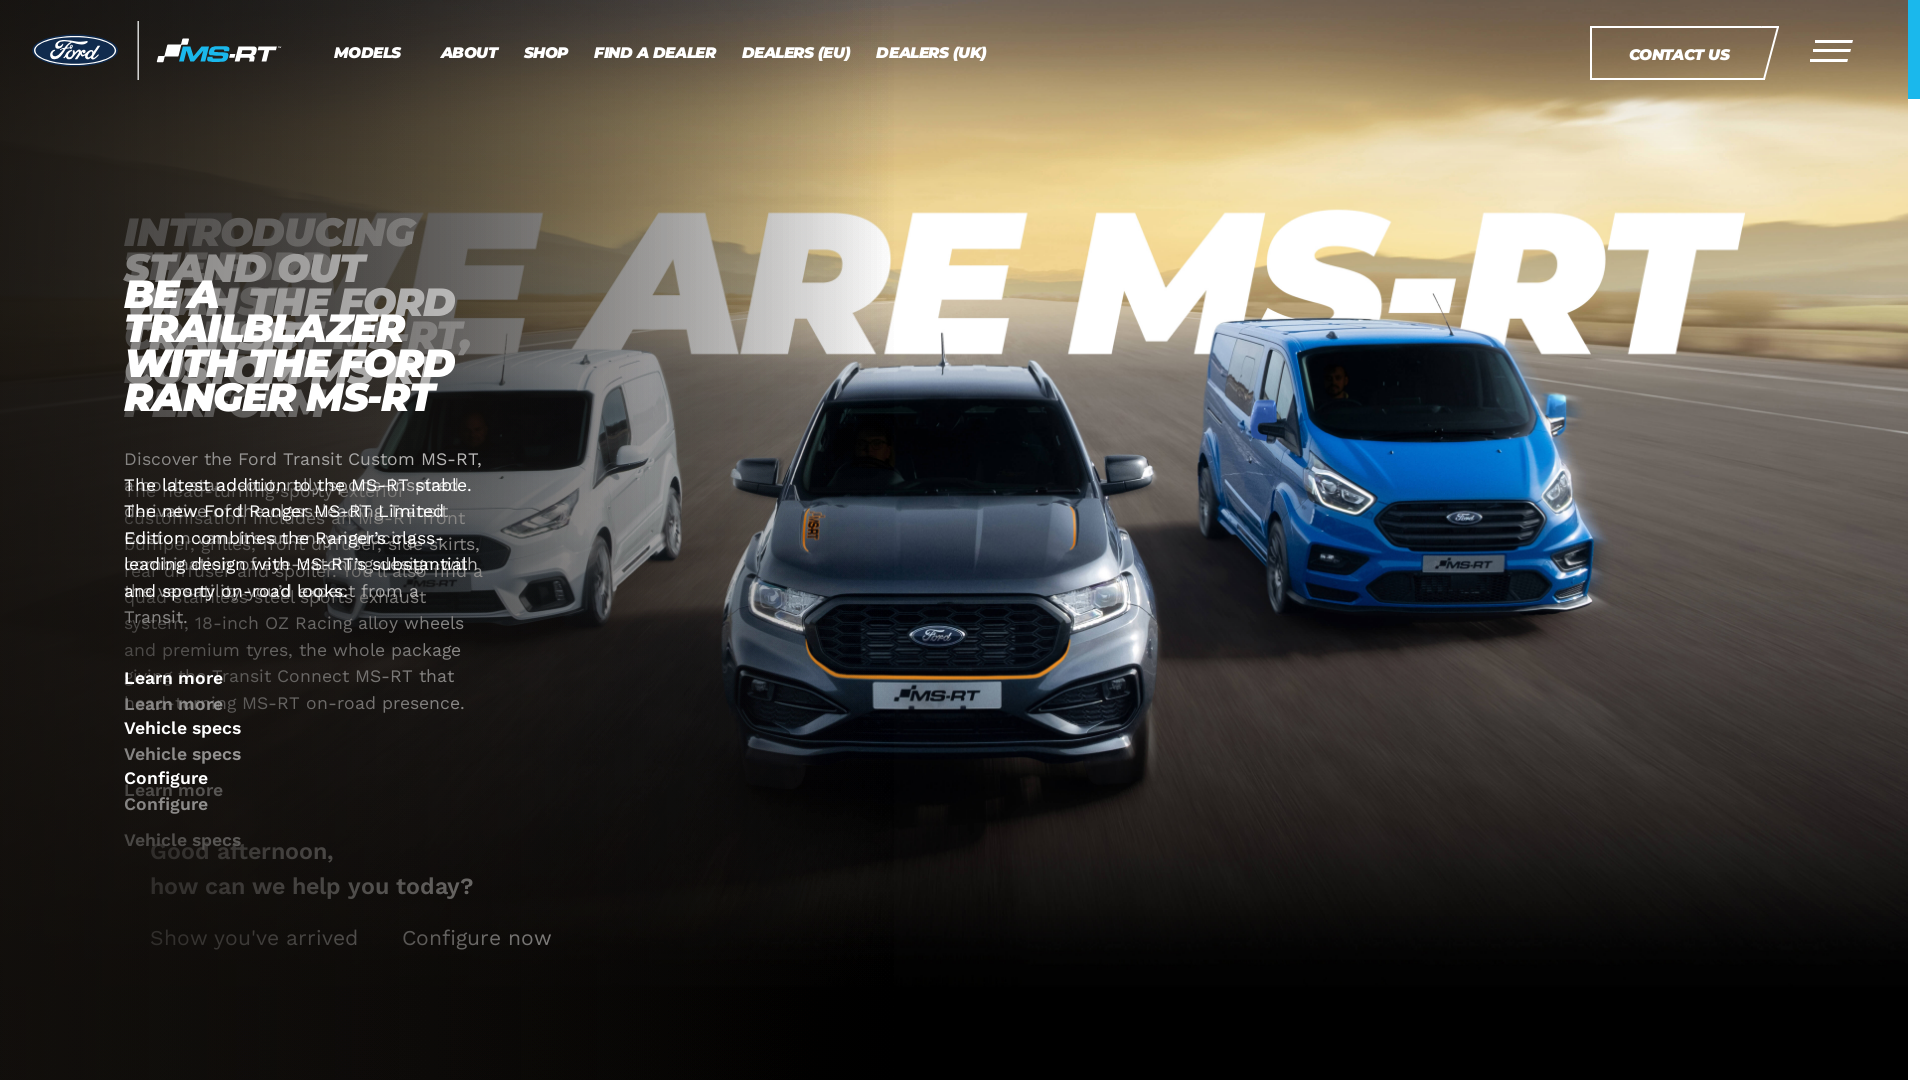 The width and height of the screenshot is (1920, 1080). What do you see at coordinates (166, 775) in the screenshot?
I see `'Configure'` at bounding box center [166, 775].